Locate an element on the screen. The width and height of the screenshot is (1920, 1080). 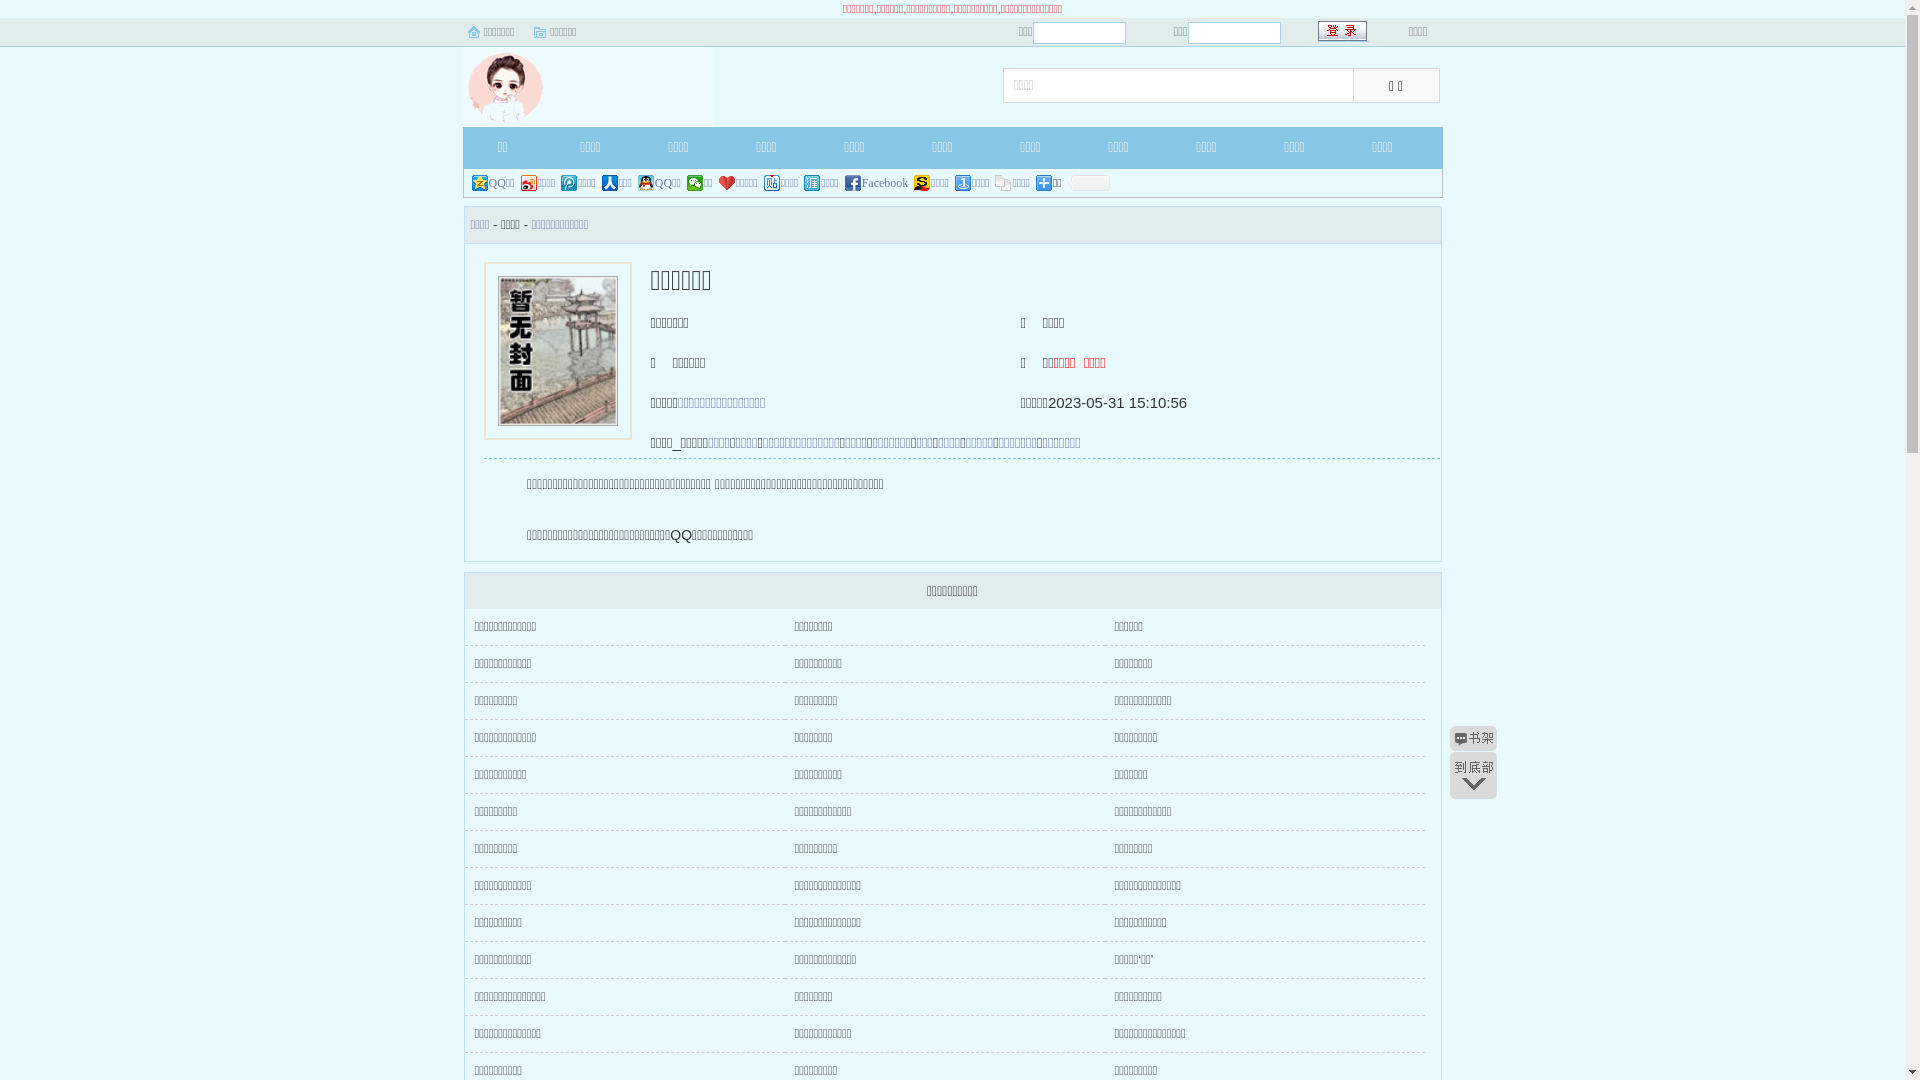
'Facebook' is located at coordinates (844, 182).